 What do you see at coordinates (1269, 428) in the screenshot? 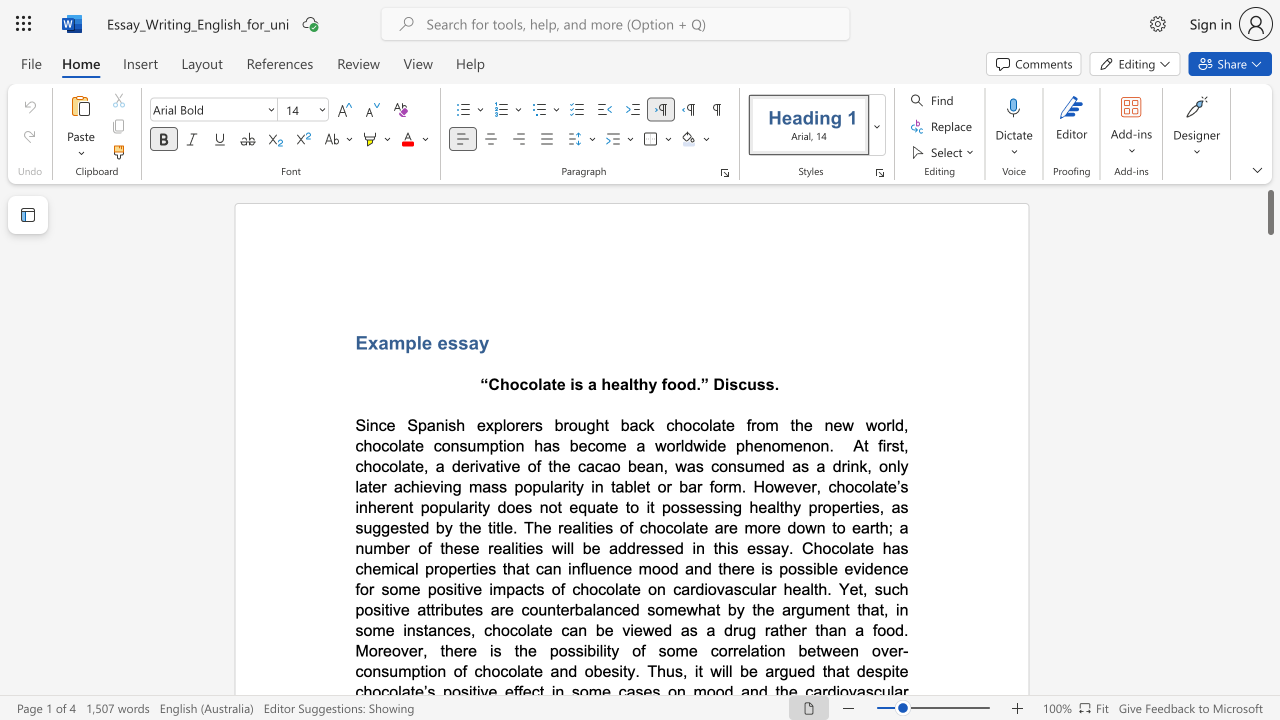
I see `the scrollbar to adjust the page downward` at bounding box center [1269, 428].